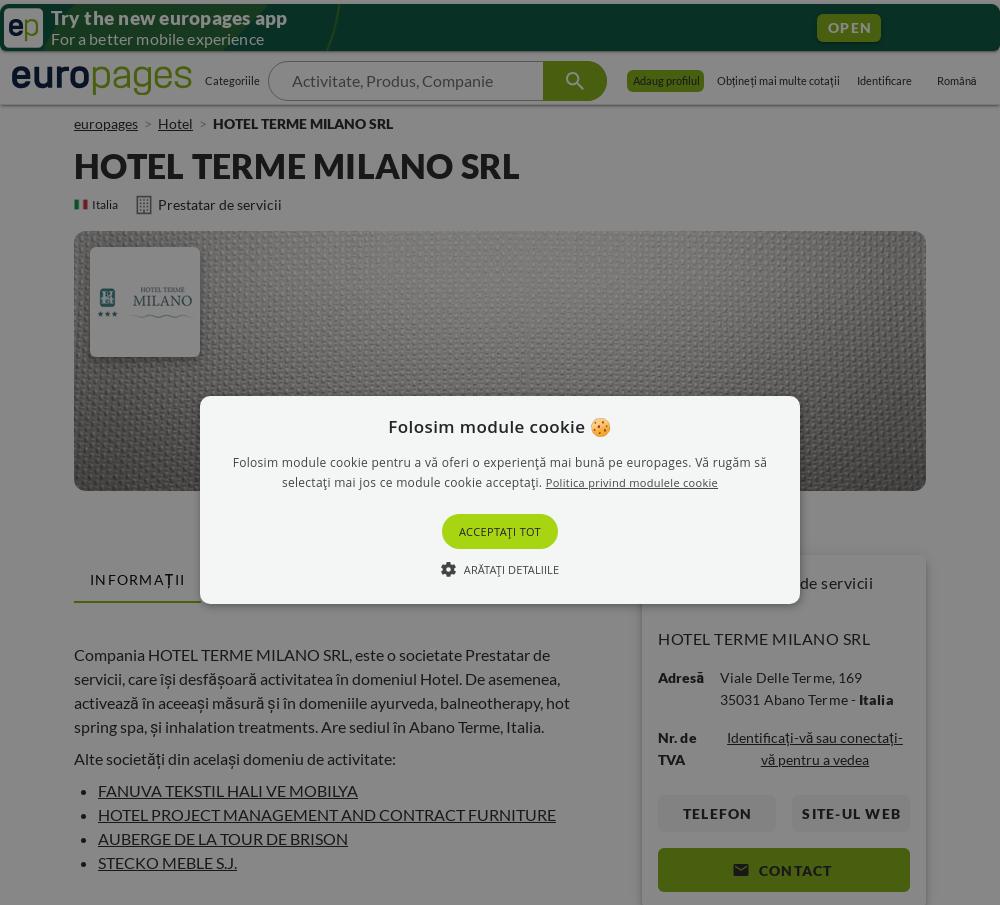  What do you see at coordinates (51, 37) in the screenshot?
I see `'For a better mobile experience'` at bounding box center [51, 37].